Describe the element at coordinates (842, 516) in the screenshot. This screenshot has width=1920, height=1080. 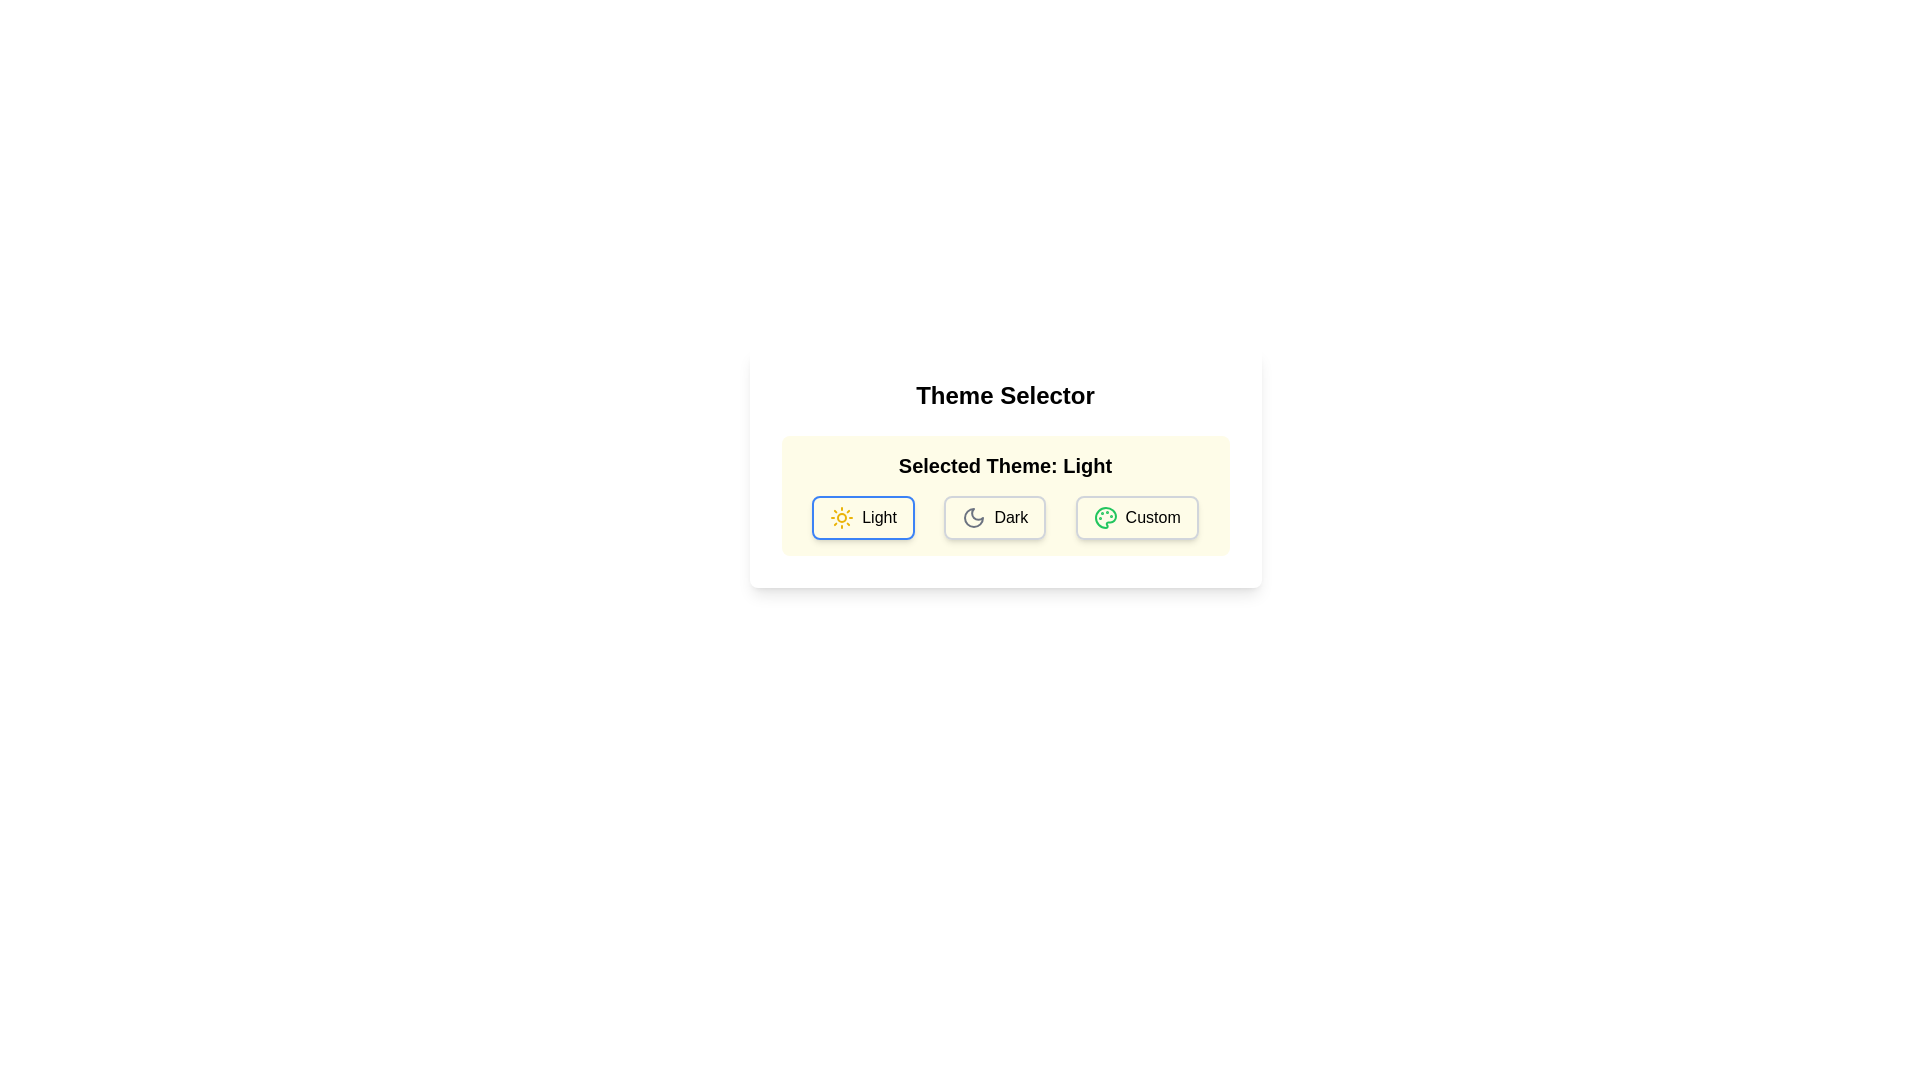
I see `the 'Light' theme icon in the theme selector interface, which is the leftmost icon representing the light mode setting` at that location.